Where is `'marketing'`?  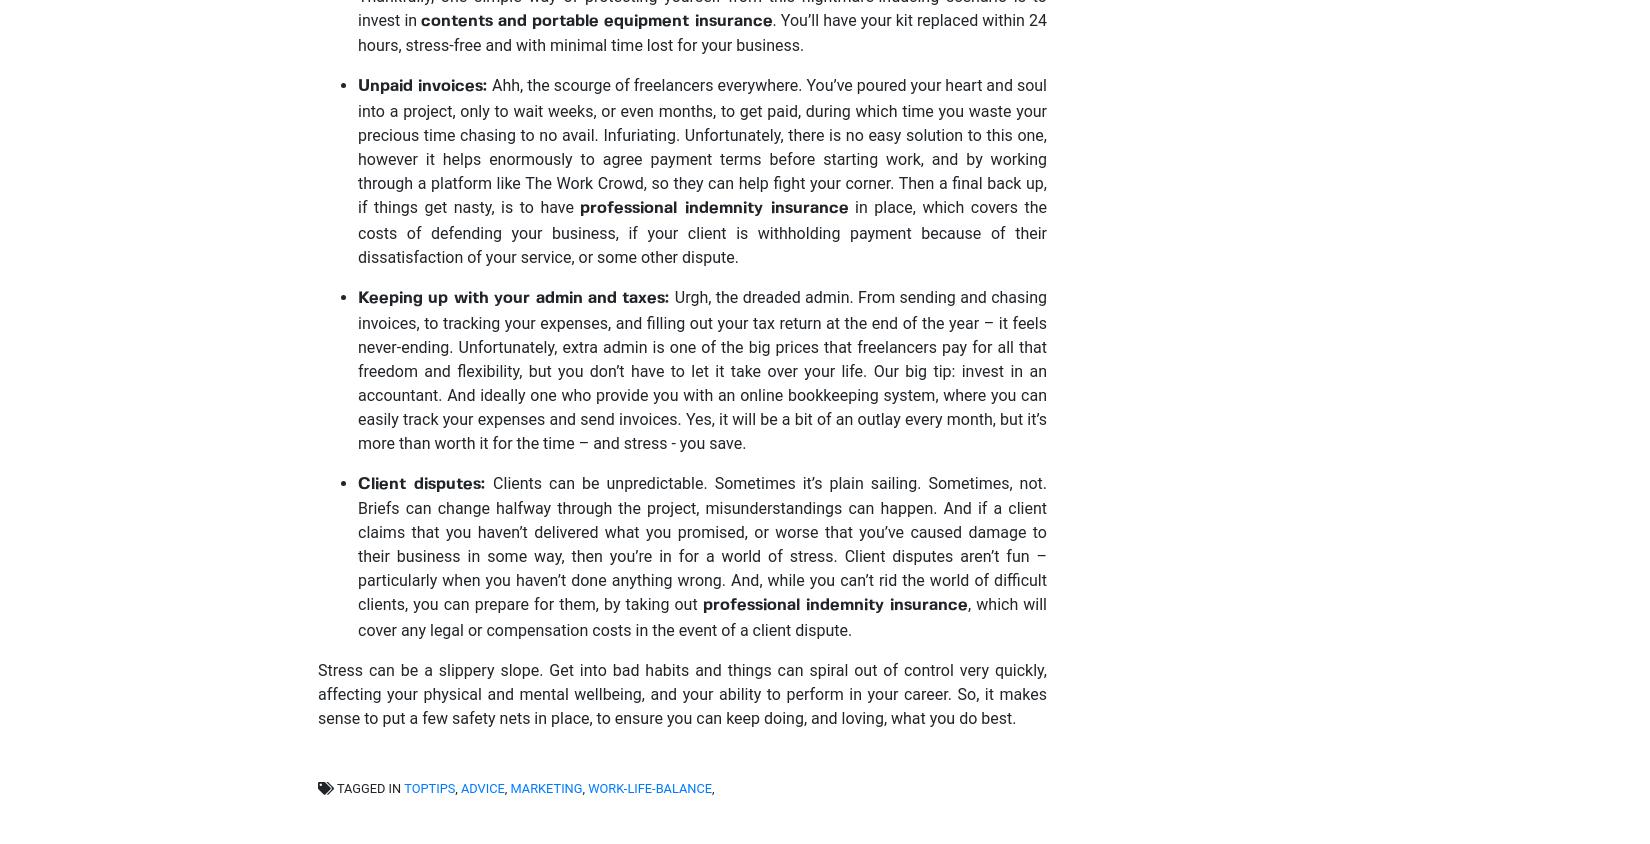 'marketing' is located at coordinates (544, 788).